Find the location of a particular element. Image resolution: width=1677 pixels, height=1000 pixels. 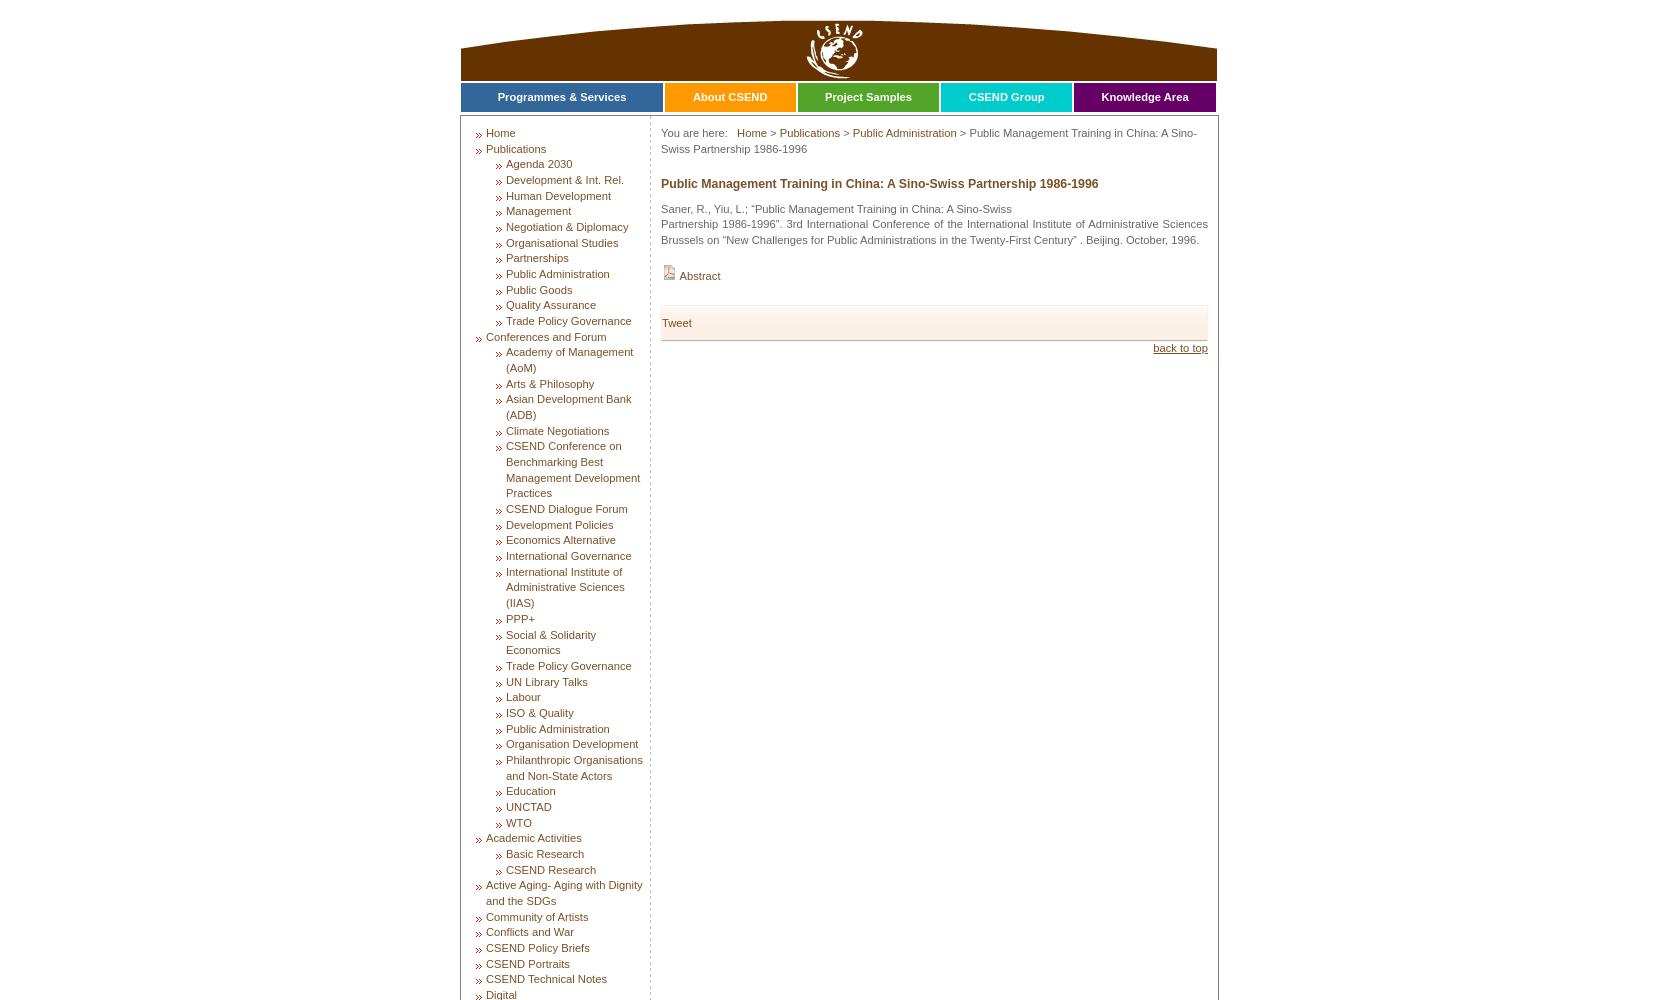

'Agenda 2030' is located at coordinates (504, 164).